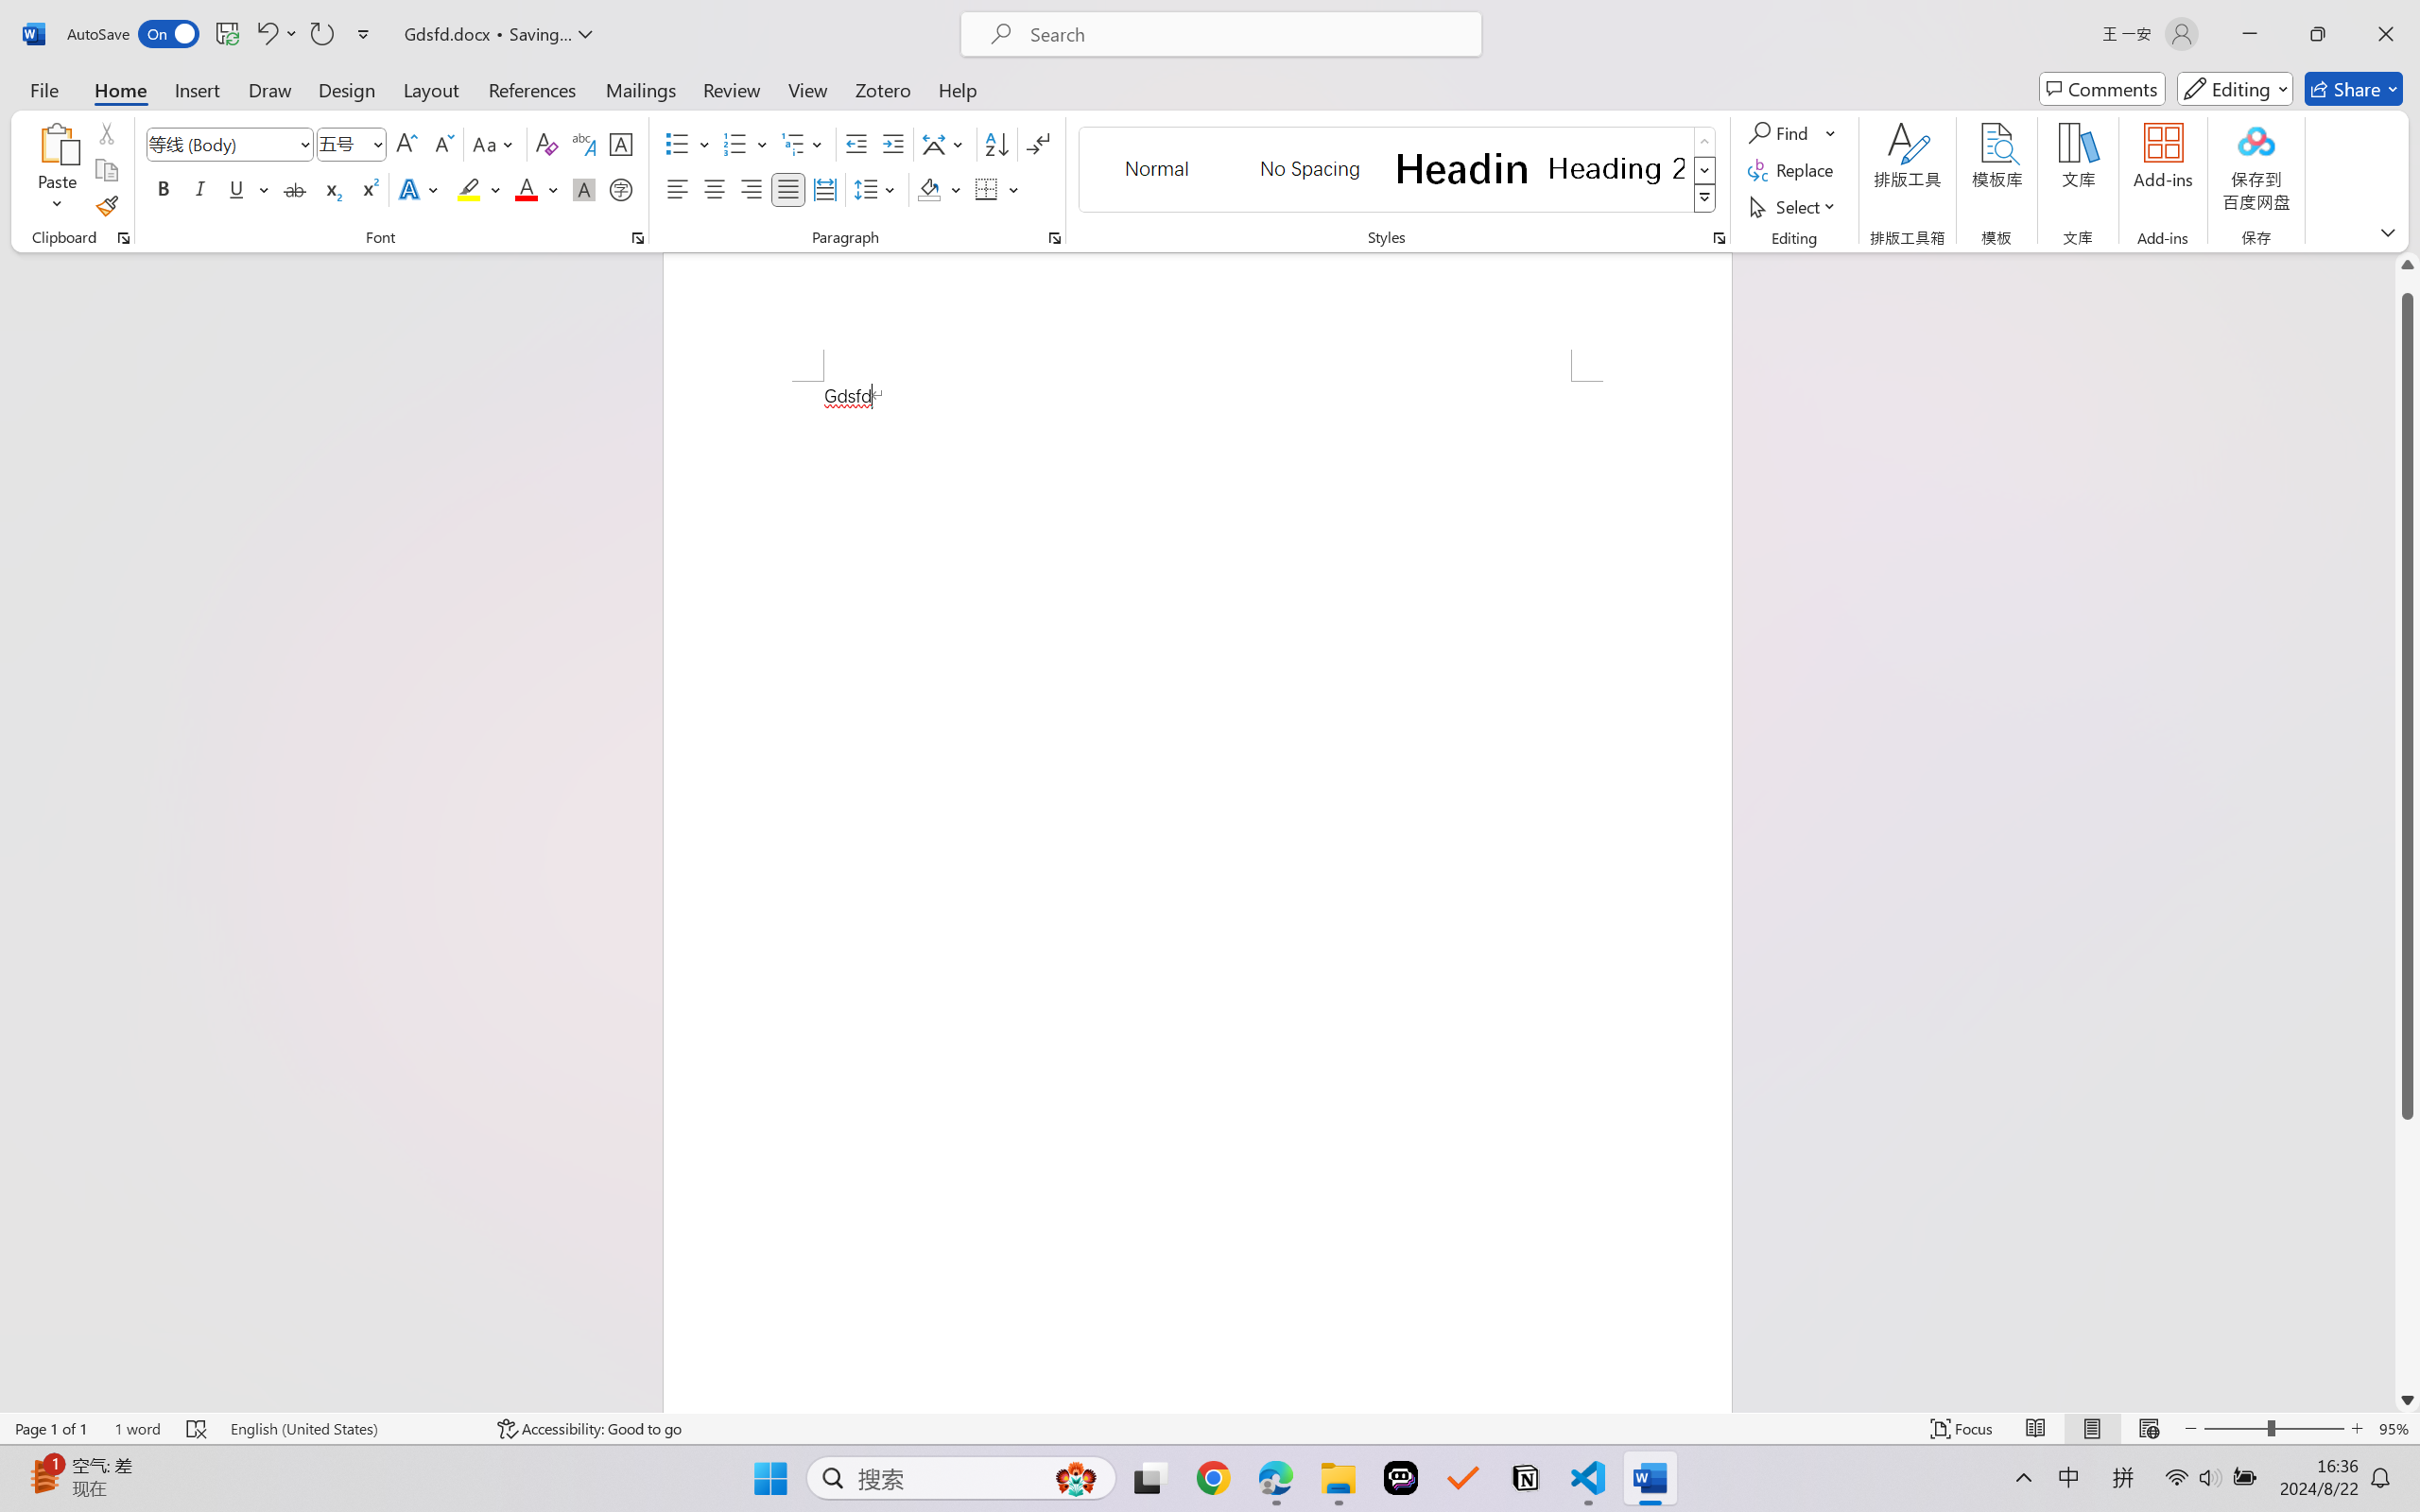 The image size is (2420, 1512). I want to click on 'Font Color Red', so click(527, 188).